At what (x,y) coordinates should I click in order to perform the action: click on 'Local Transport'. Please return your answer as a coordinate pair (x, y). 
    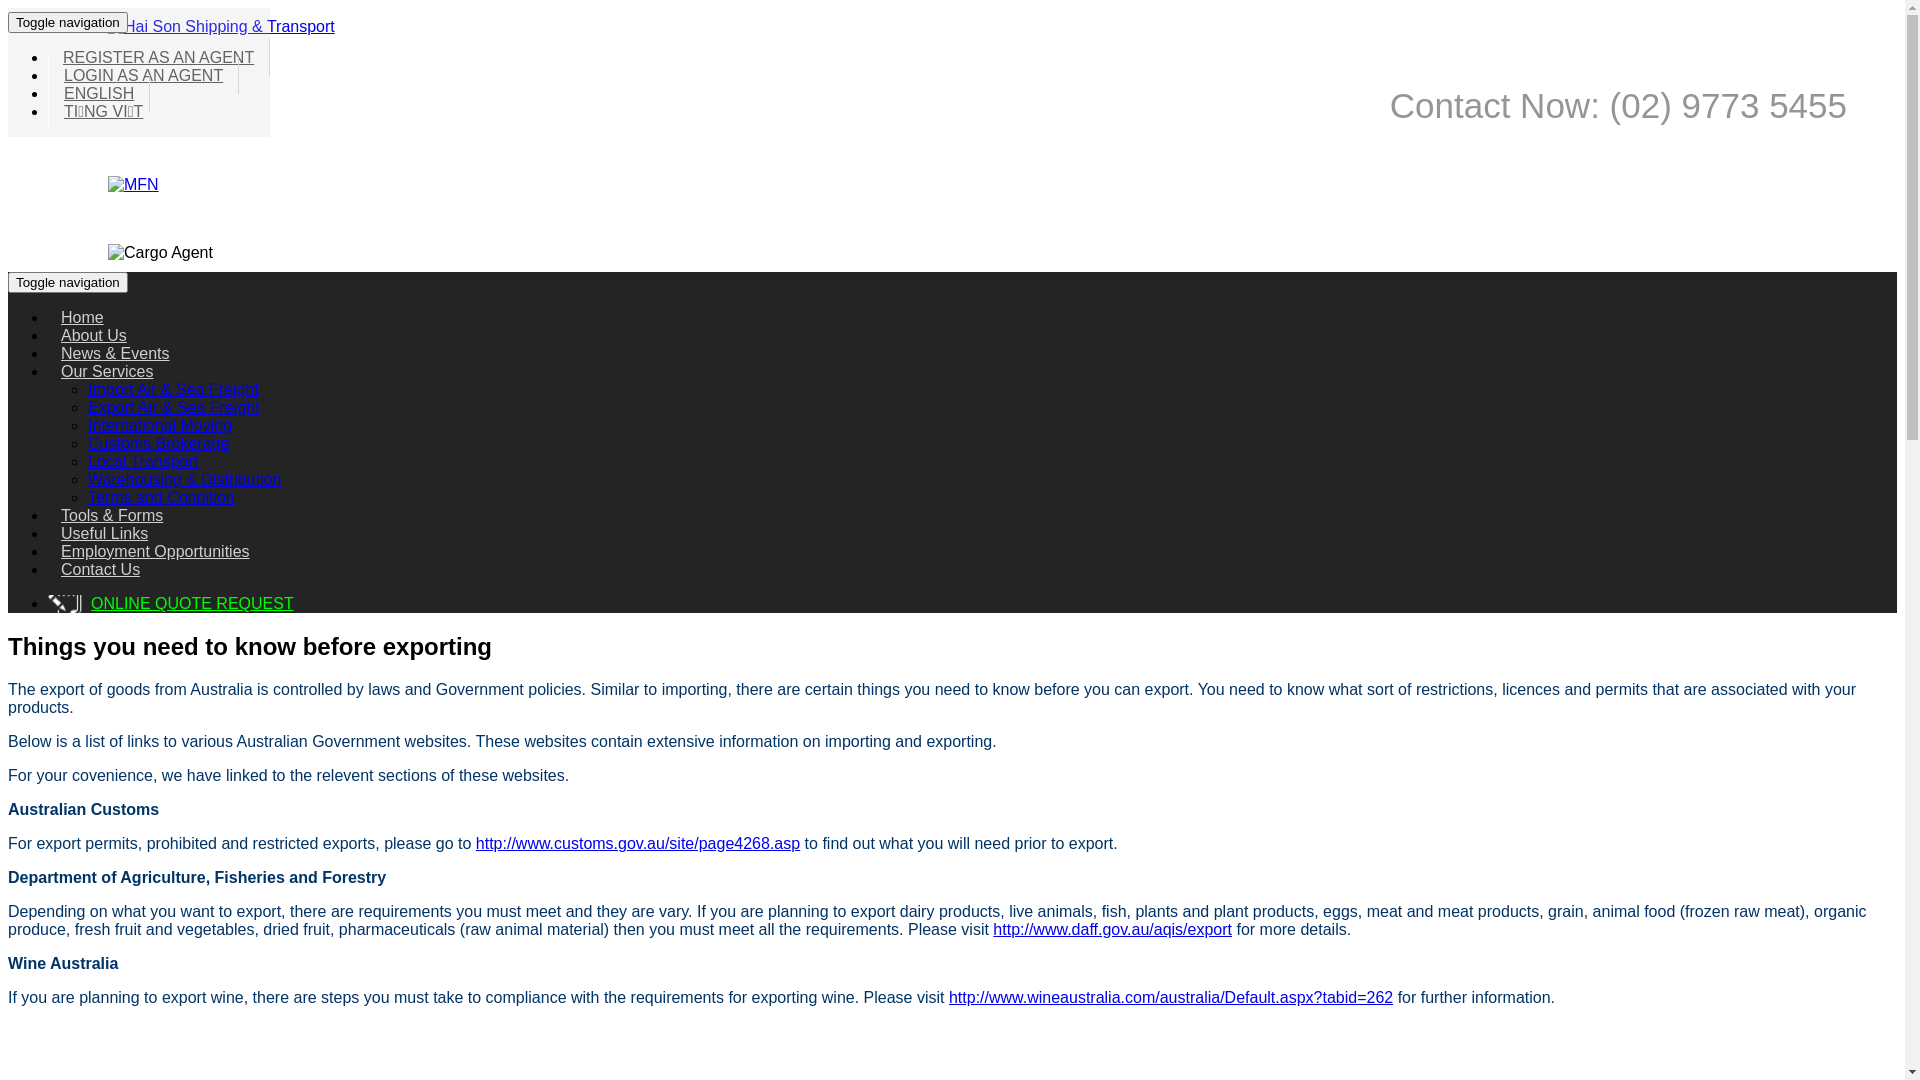
    Looking at the image, I should click on (86, 461).